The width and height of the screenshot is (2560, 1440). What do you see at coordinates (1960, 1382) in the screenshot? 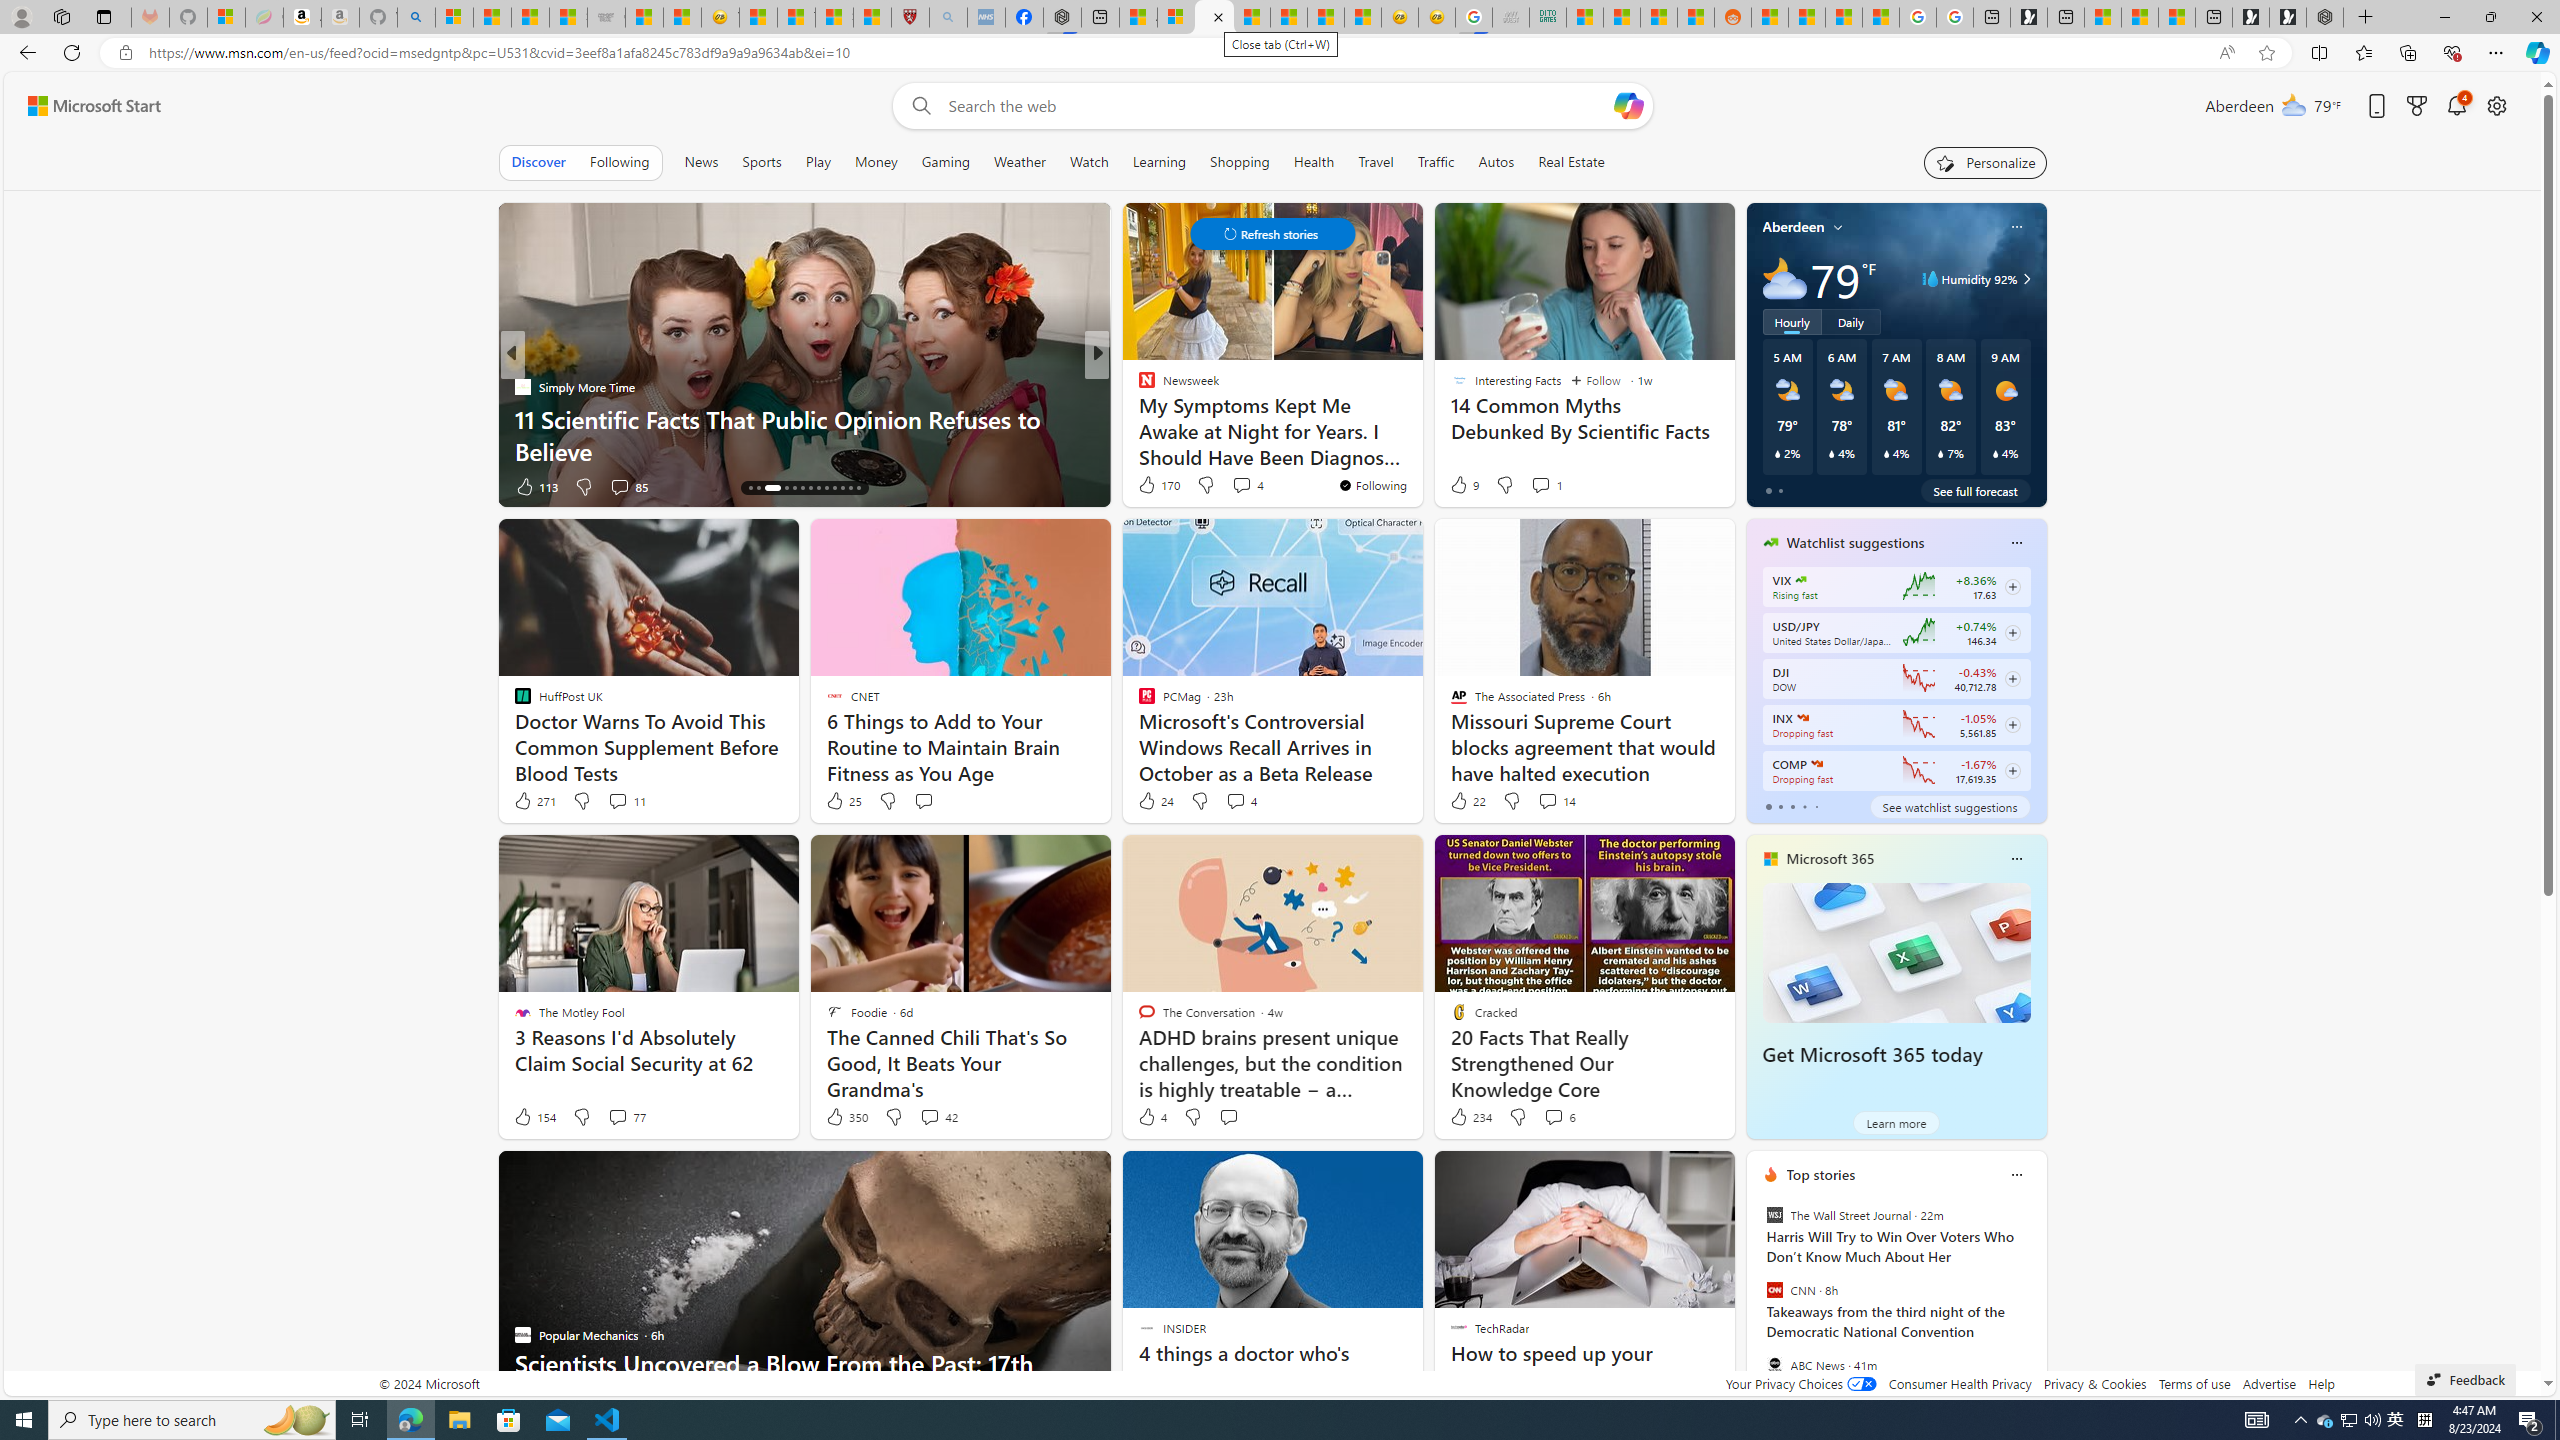
I see `'Consumer Health Privacy'` at bounding box center [1960, 1382].